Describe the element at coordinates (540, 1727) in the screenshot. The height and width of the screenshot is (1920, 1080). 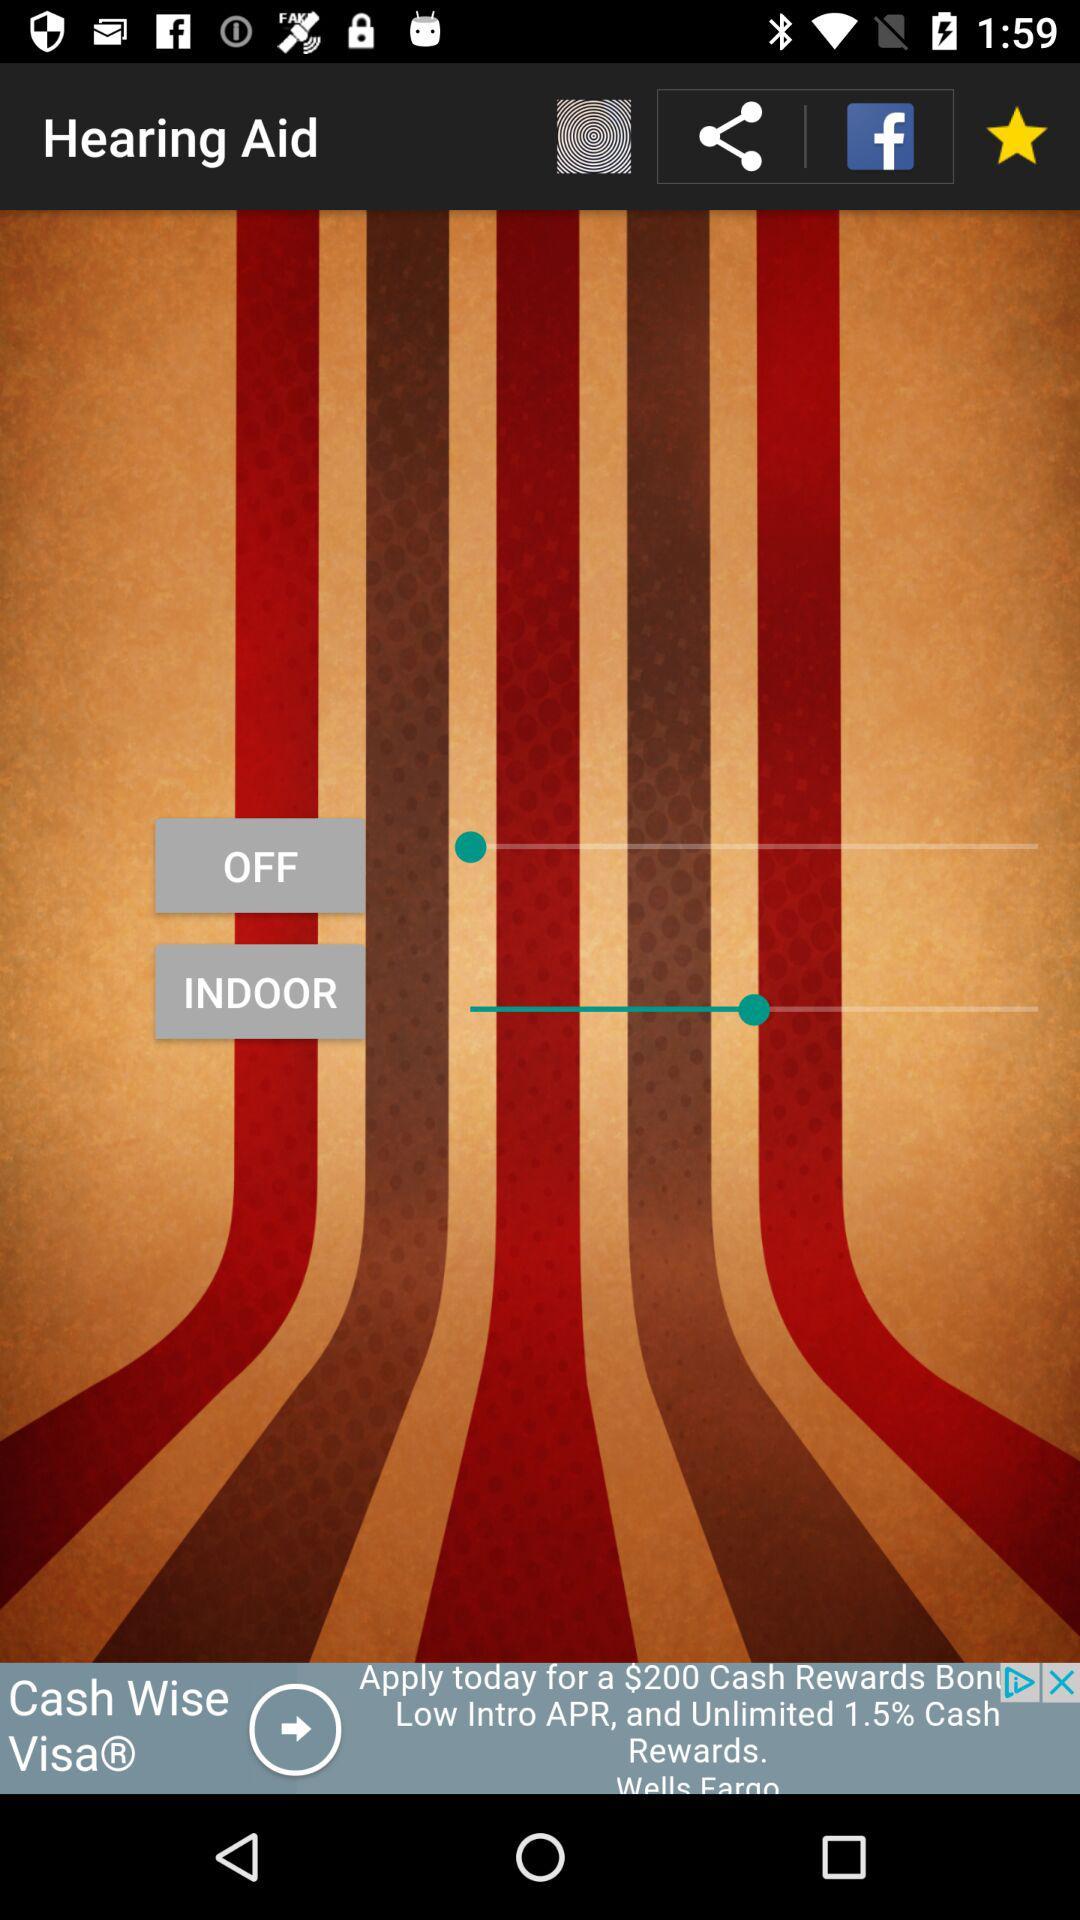
I see `click advertisement` at that location.